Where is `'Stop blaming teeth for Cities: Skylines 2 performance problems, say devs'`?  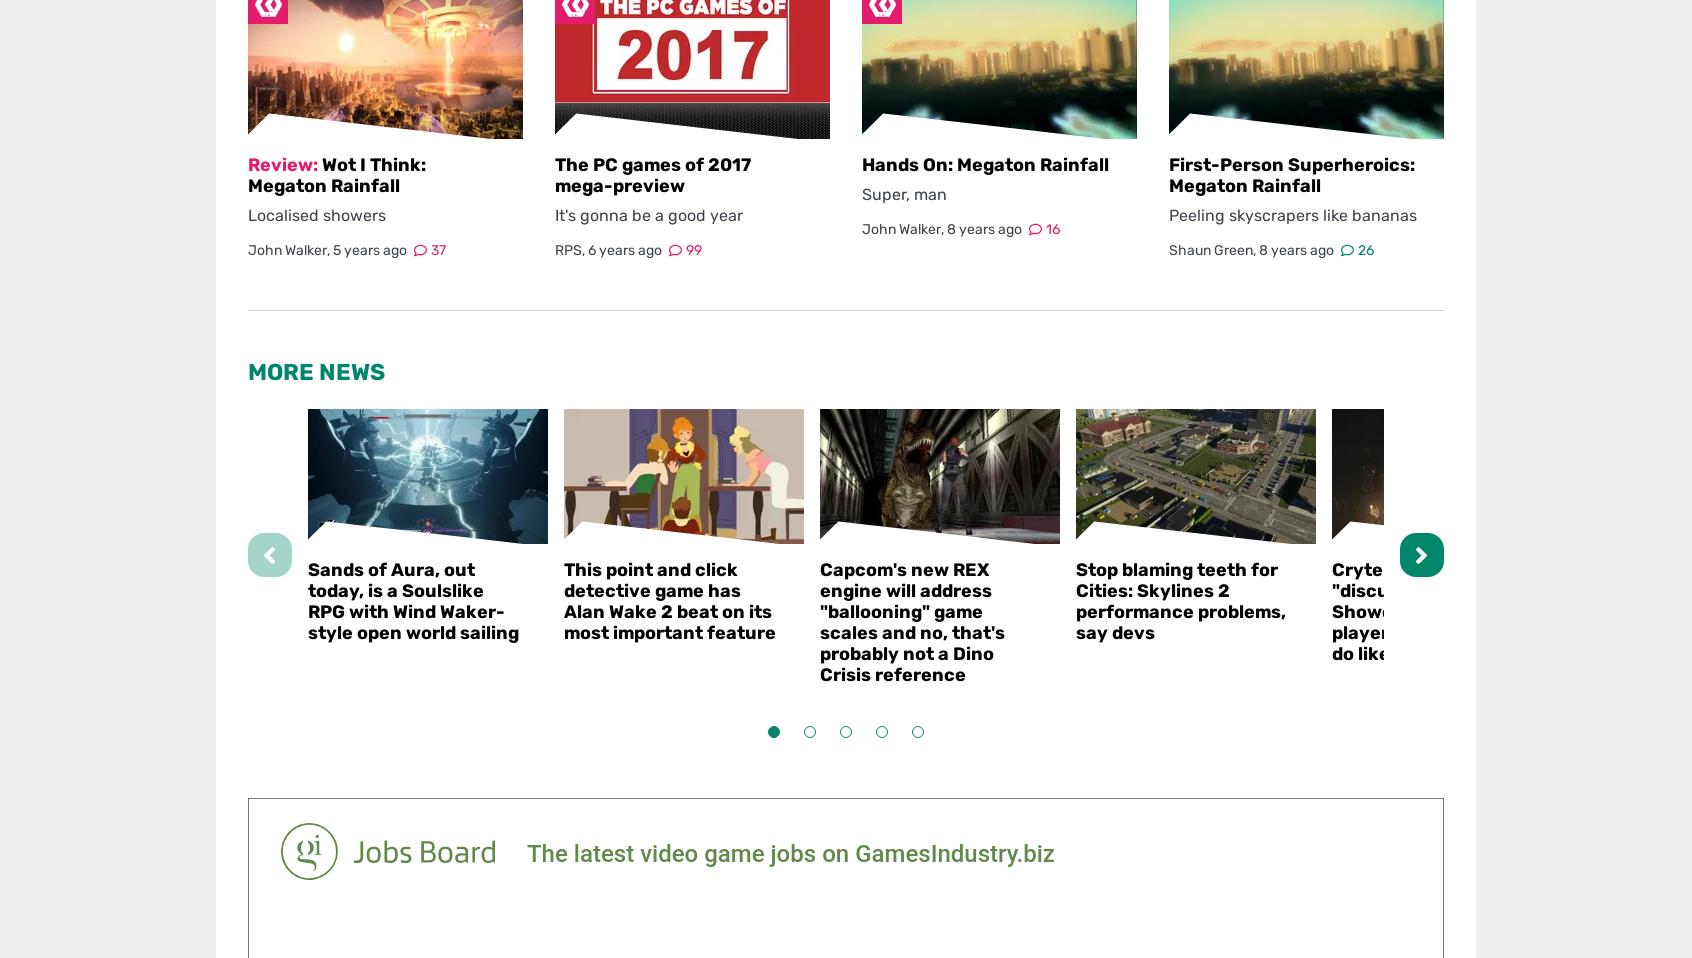 'Stop blaming teeth for Cities: Skylines 2 performance problems, say devs' is located at coordinates (1180, 600).